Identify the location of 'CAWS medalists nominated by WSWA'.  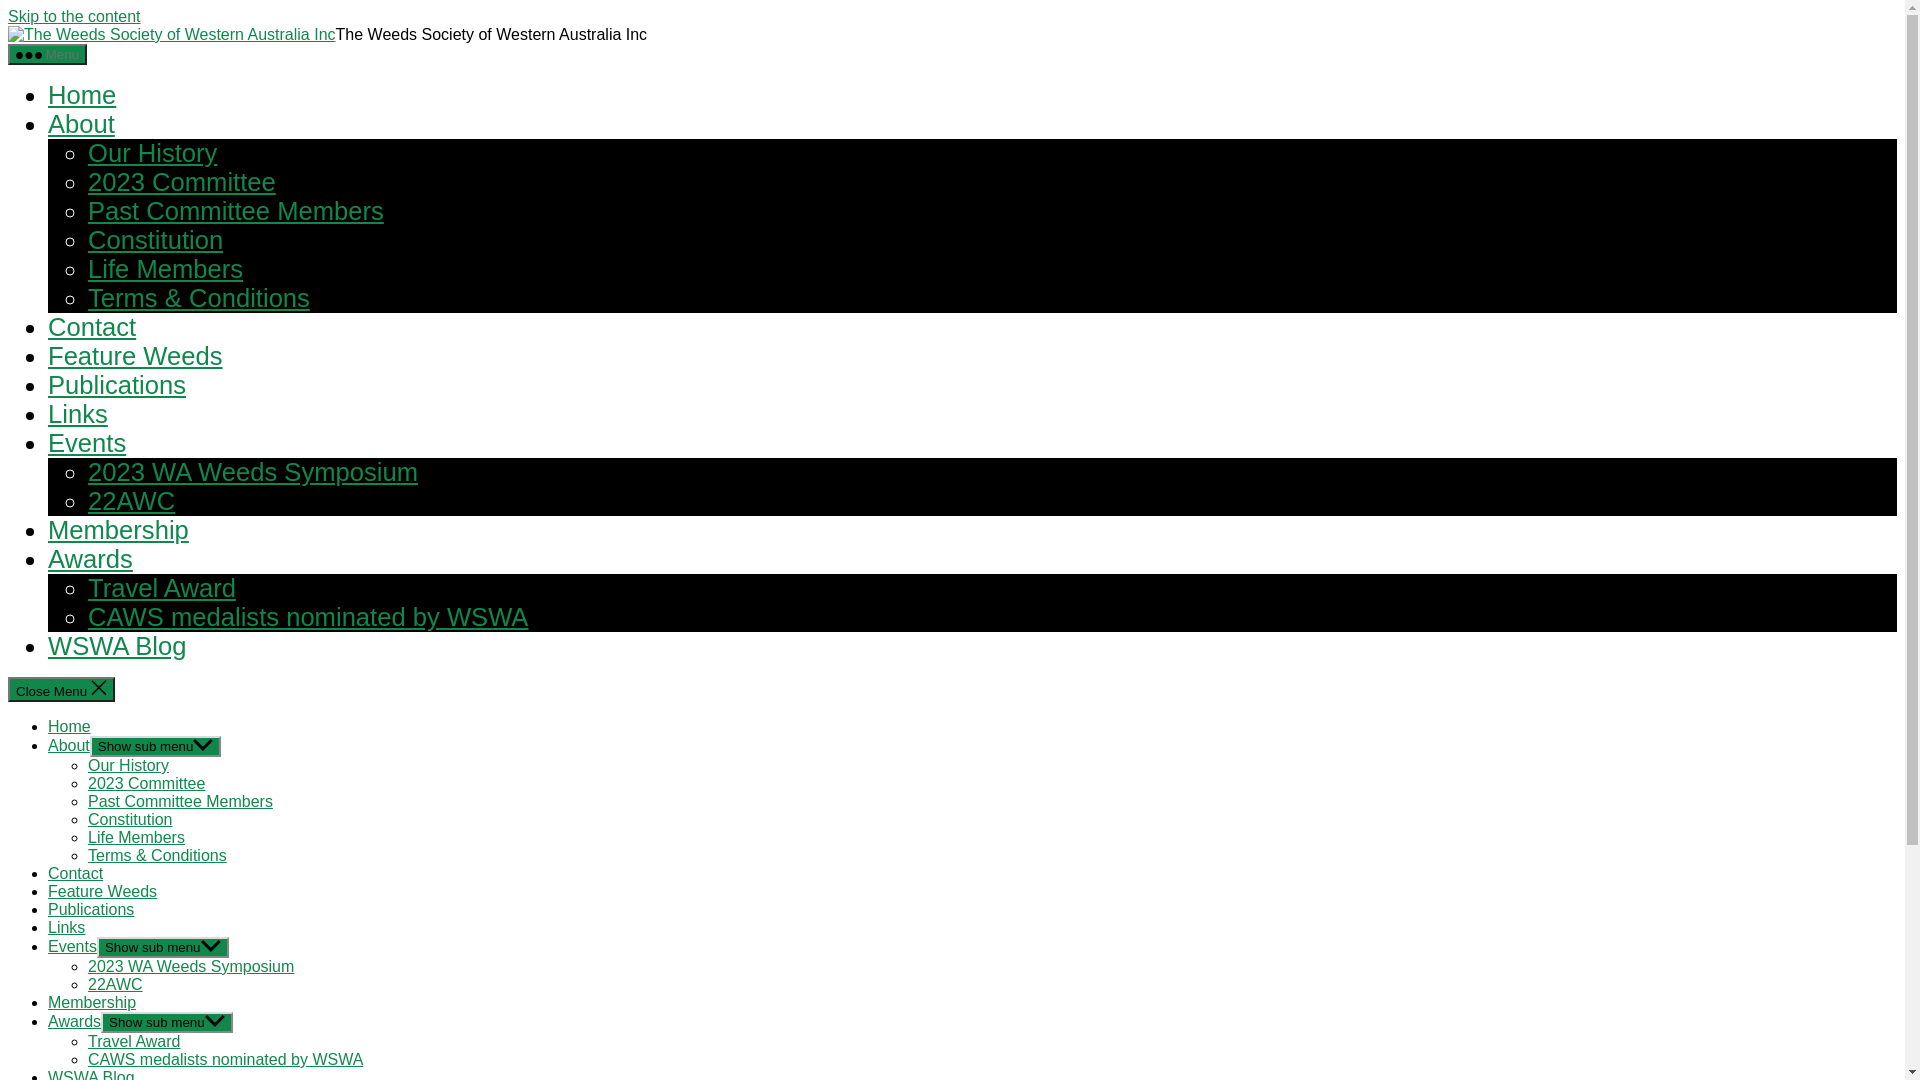
(306, 616).